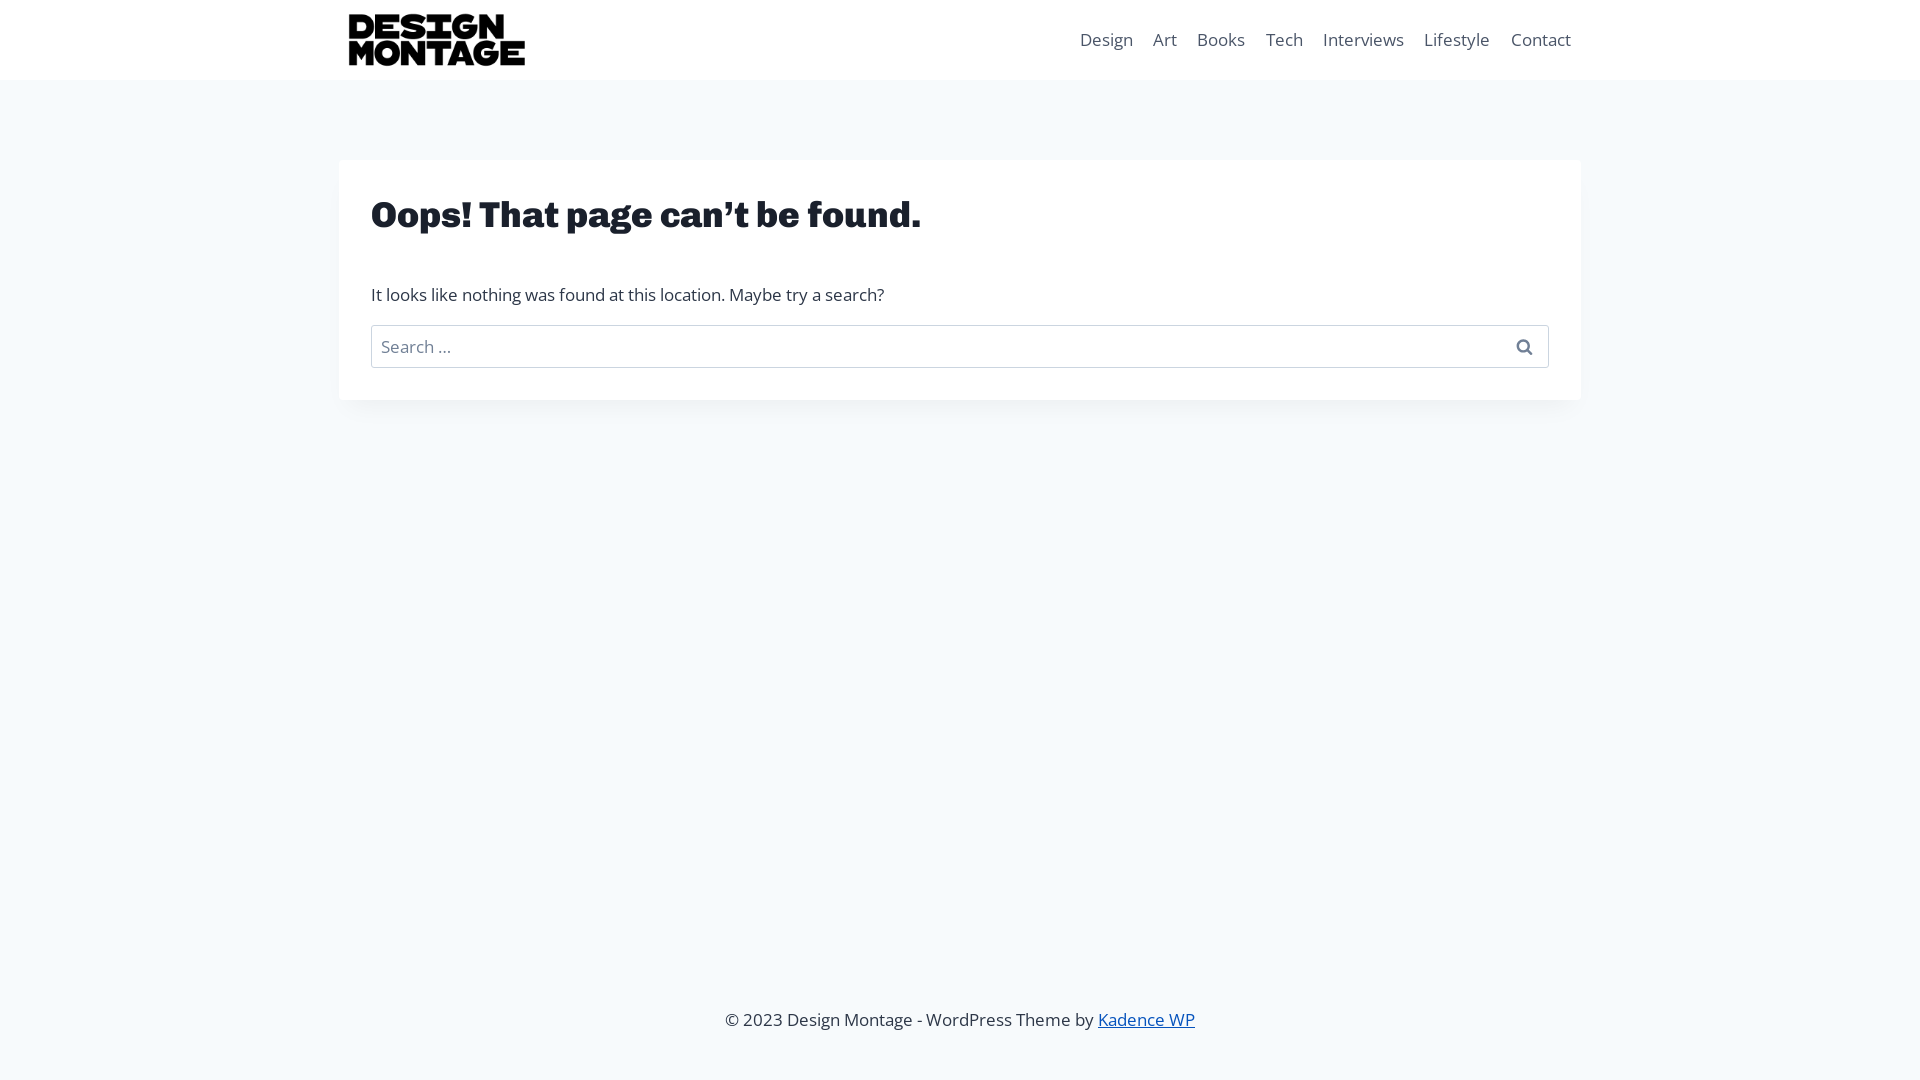 The width and height of the screenshot is (1920, 1080). I want to click on 'Kadence WP', so click(1146, 1019).